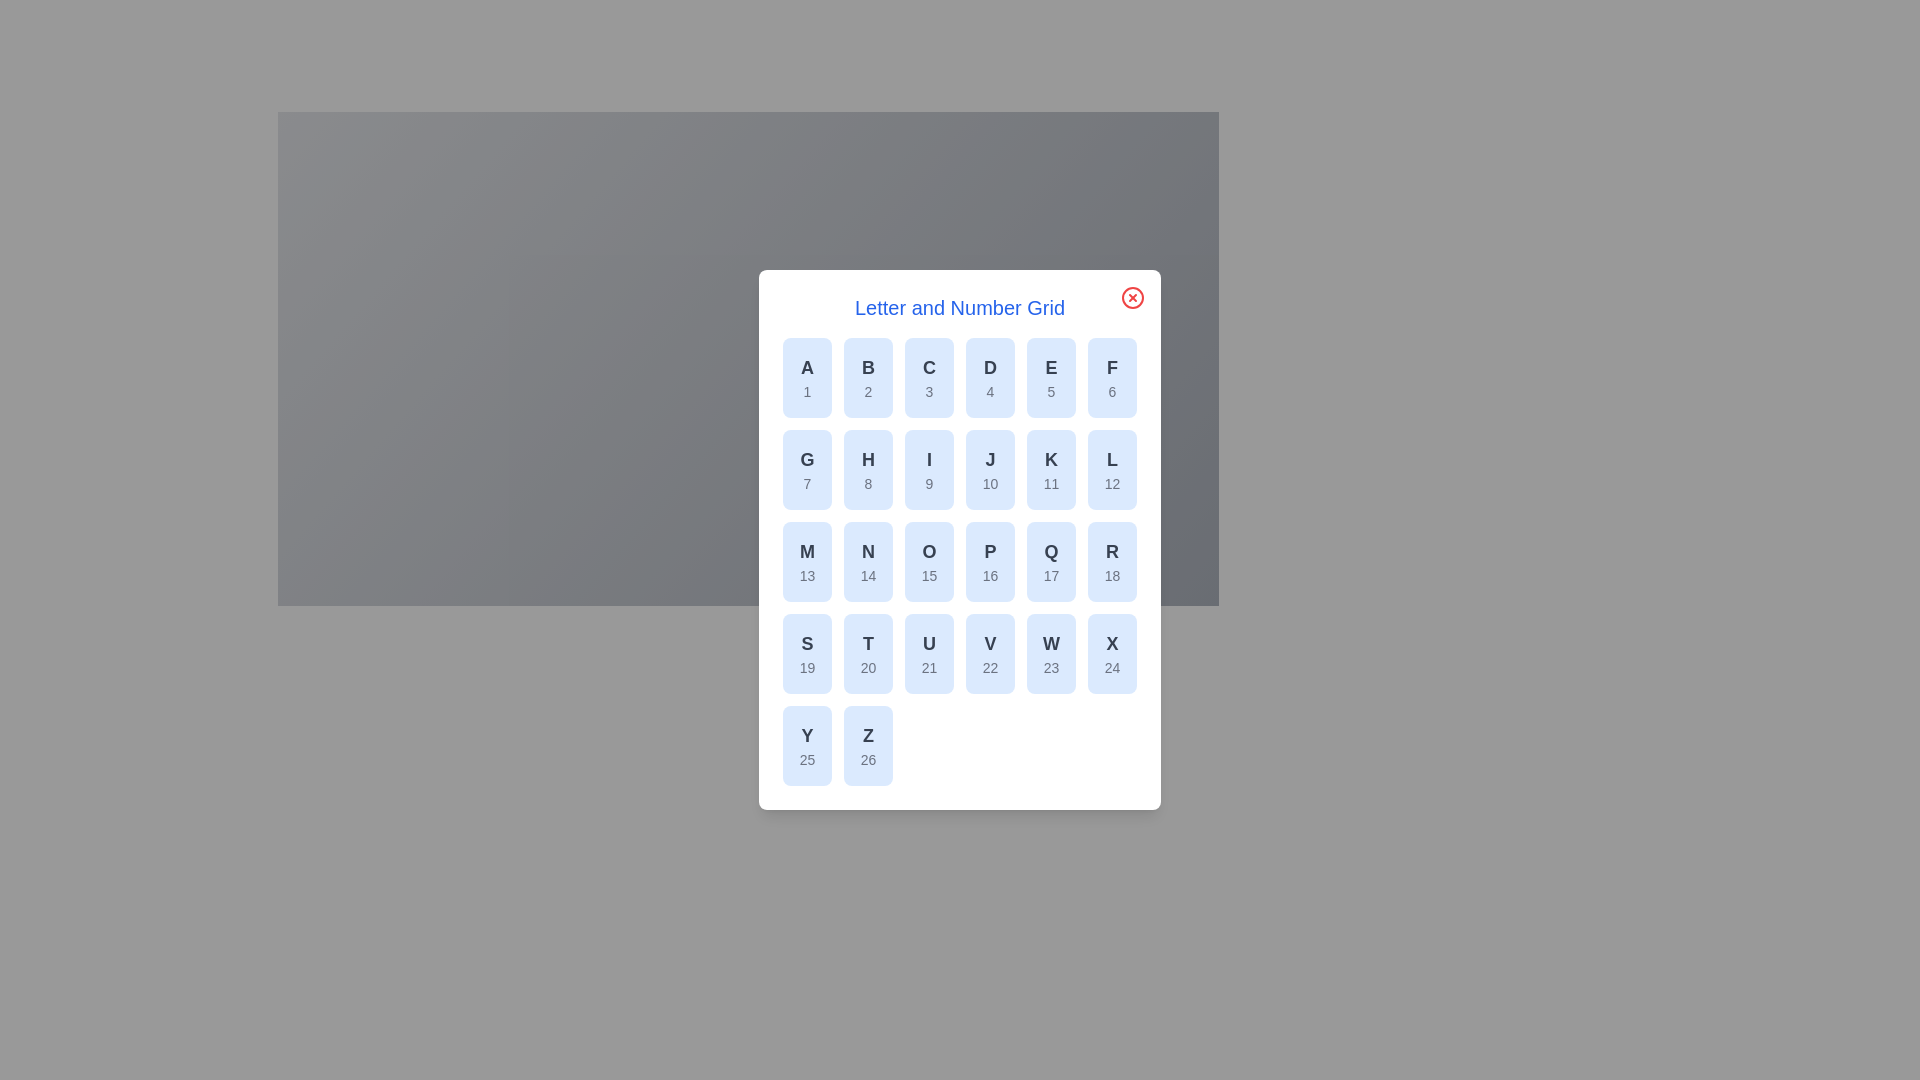  Describe the element at coordinates (807, 562) in the screenshot. I see `the grid item corresponding to letter M` at that location.